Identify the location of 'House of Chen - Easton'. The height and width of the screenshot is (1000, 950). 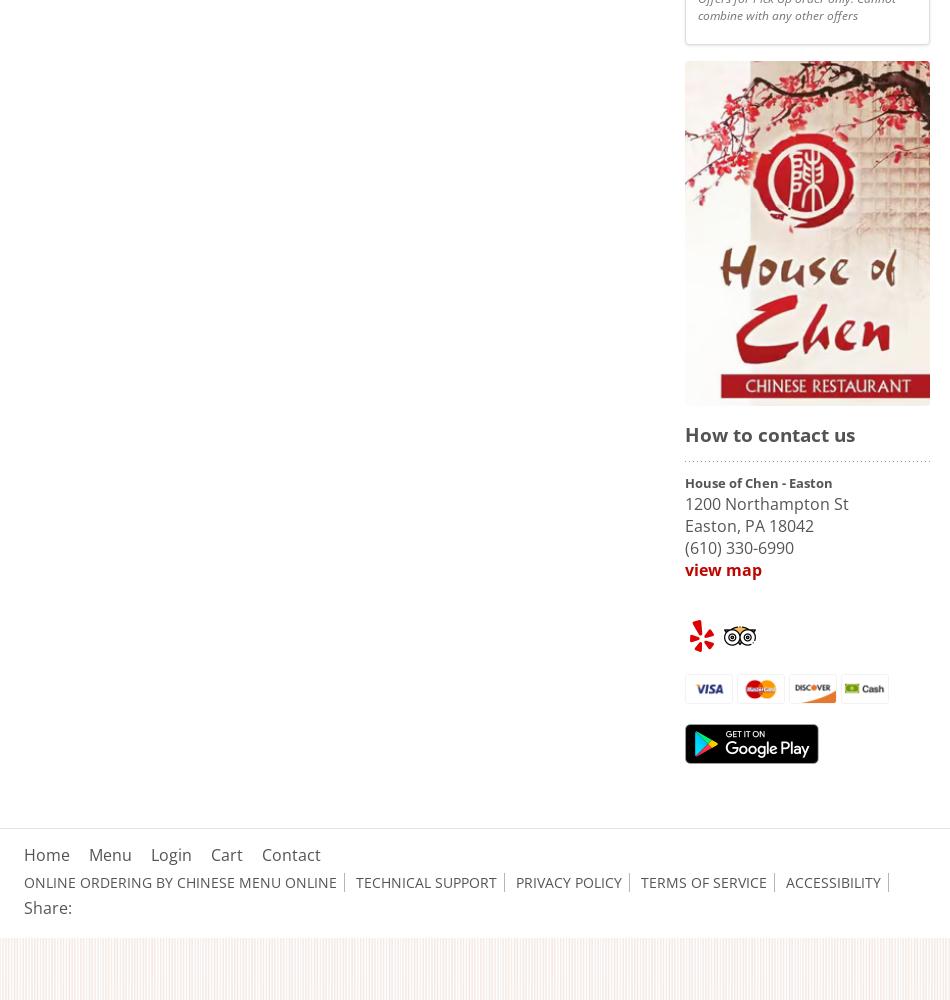
(685, 482).